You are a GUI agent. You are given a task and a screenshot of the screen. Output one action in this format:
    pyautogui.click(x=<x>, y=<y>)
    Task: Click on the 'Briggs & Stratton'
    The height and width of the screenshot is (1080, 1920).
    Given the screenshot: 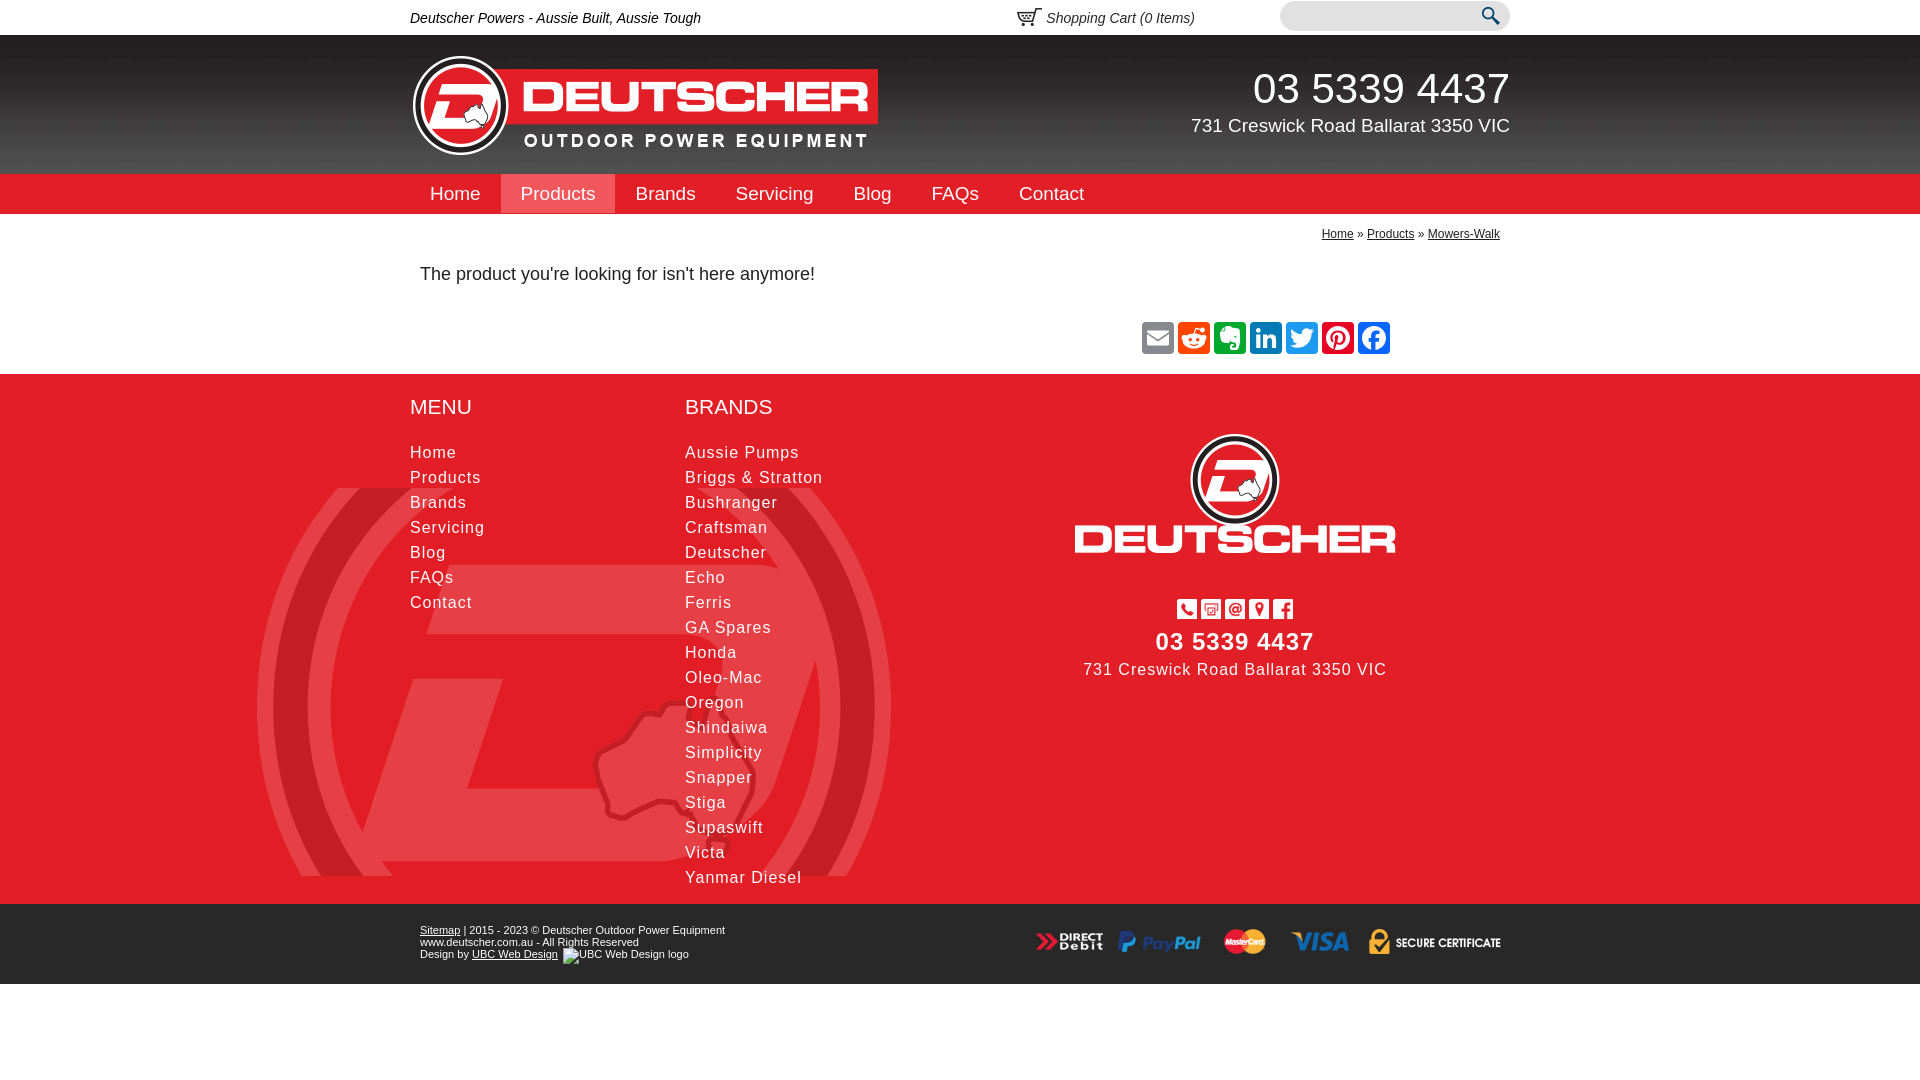 What is the action you would take?
    pyautogui.click(x=752, y=477)
    